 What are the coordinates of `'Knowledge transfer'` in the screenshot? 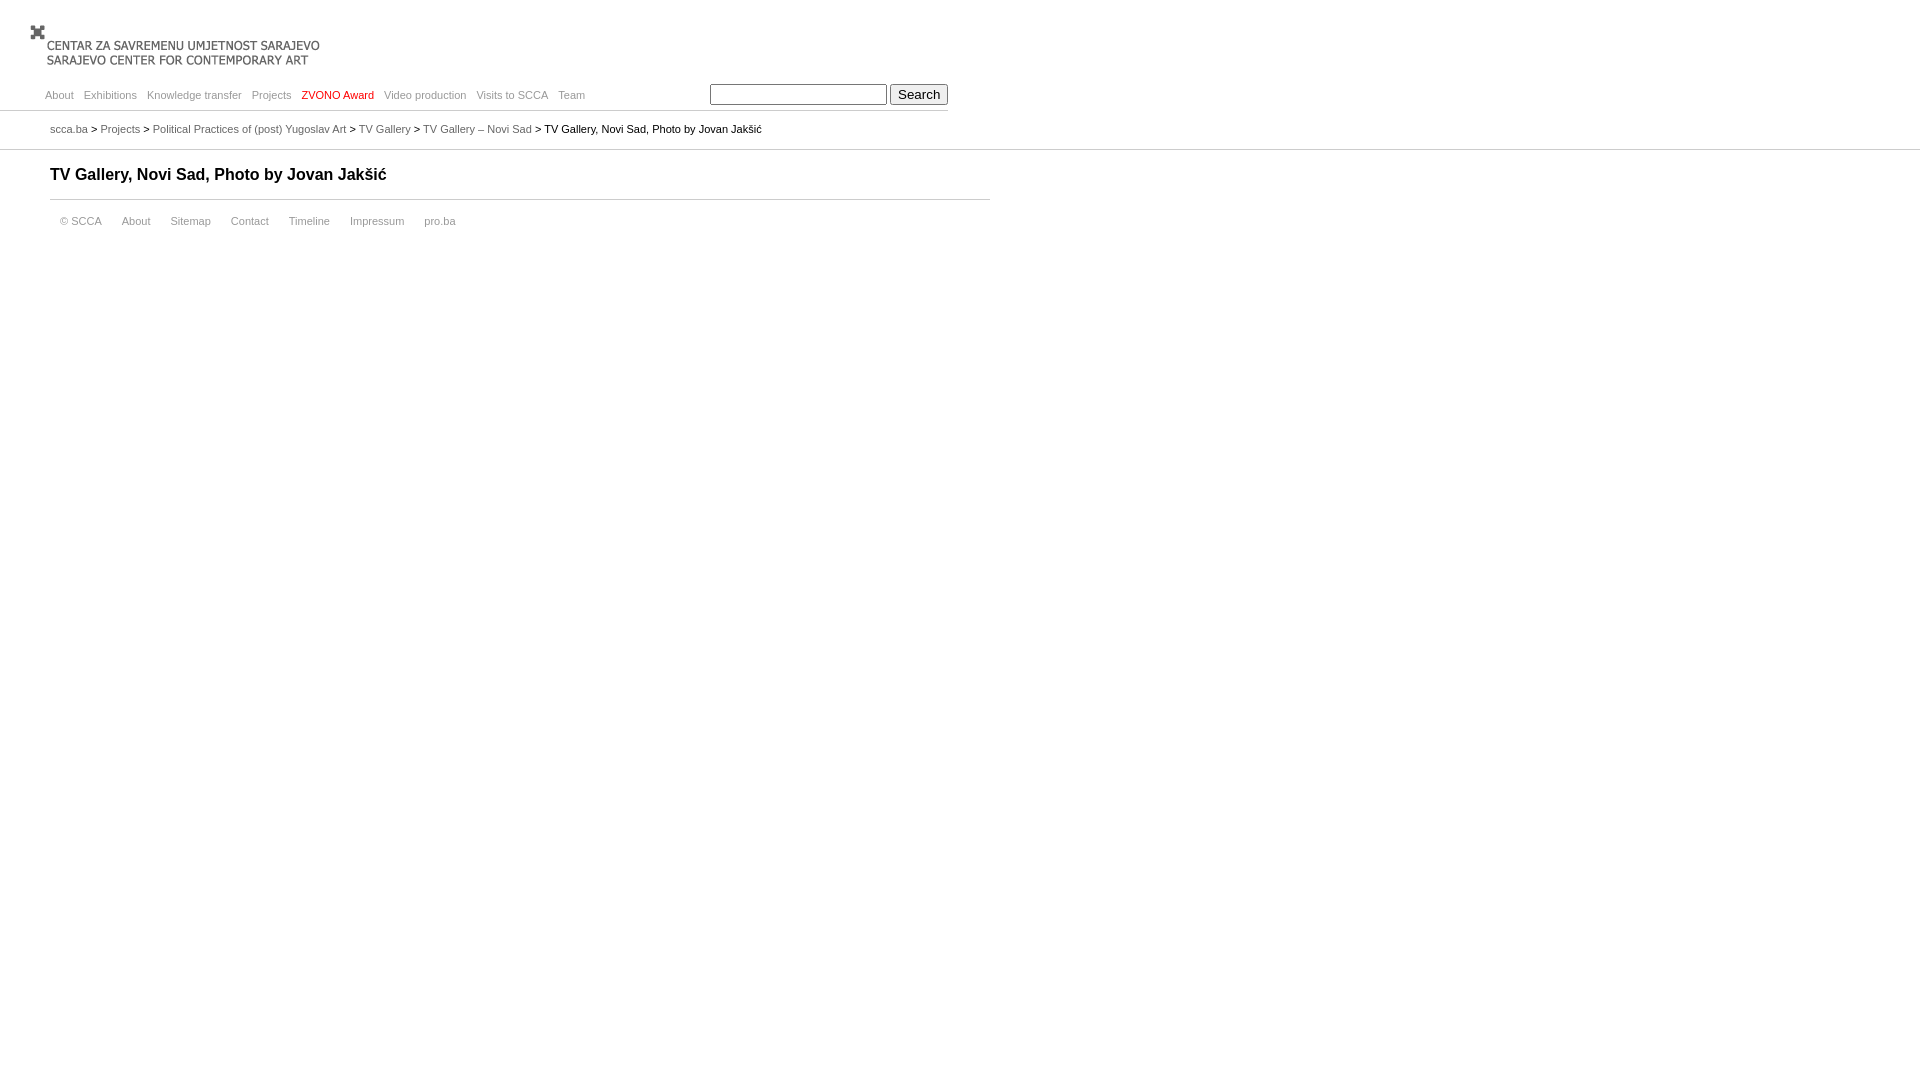 It's located at (194, 95).